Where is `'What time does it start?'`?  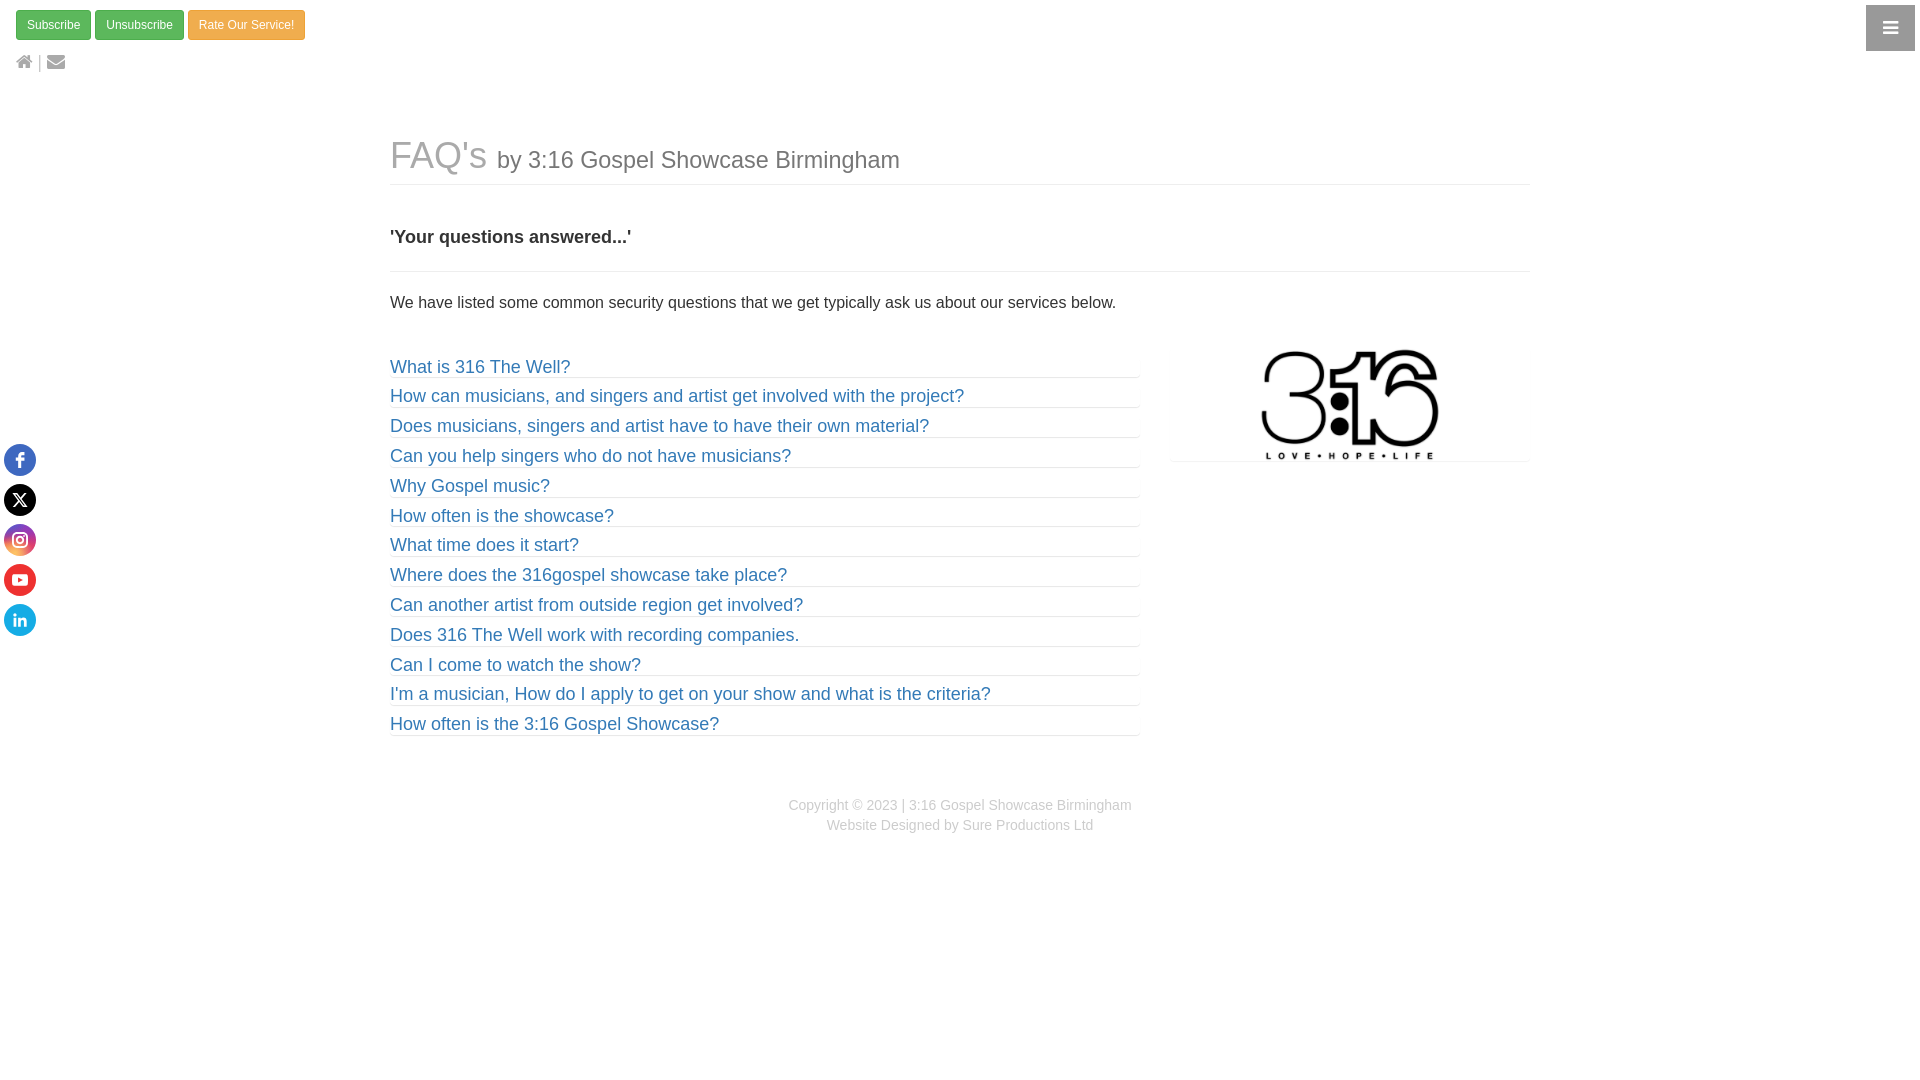
'What time does it start?' is located at coordinates (484, 544).